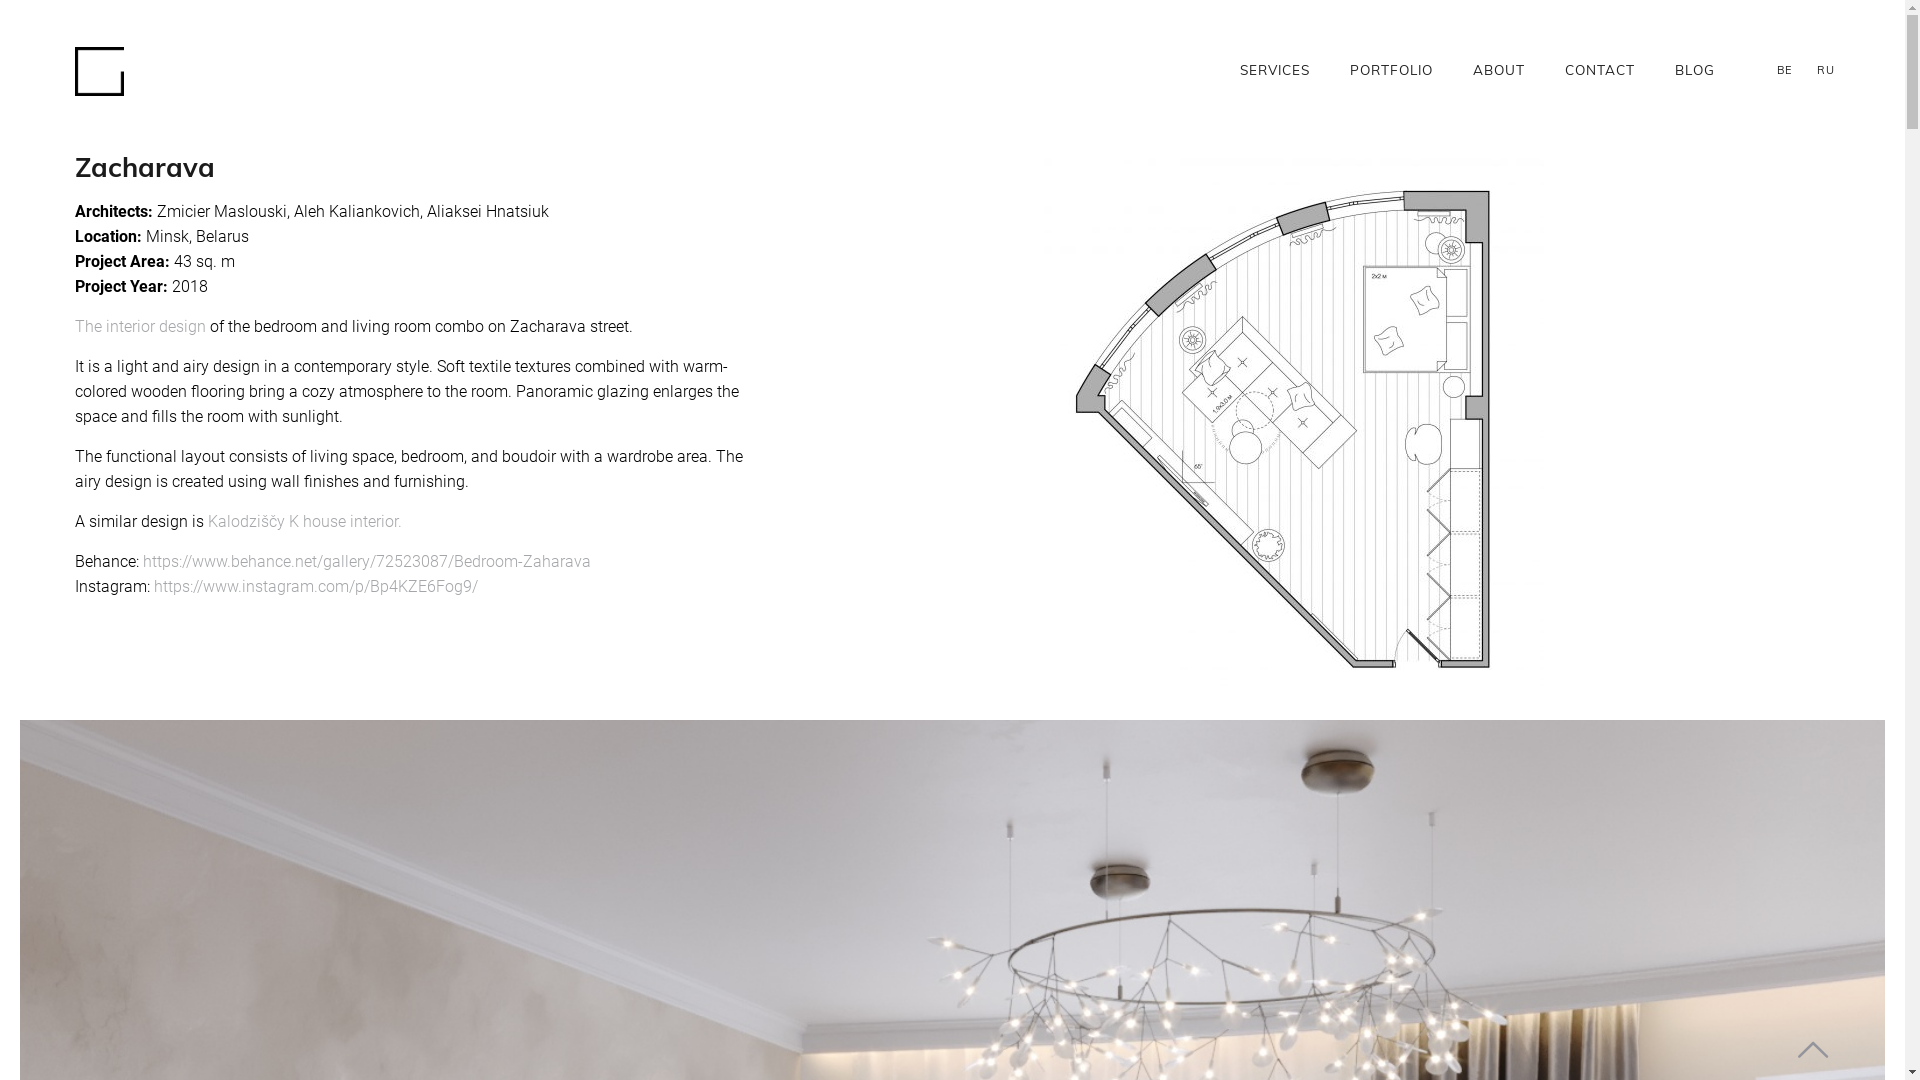 The height and width of the screenshot is (1080, 1920). What do you see at coordinates (1598, 68) in the screenshot?
I see `'CONTACT'` at bounding box center [1598, 68].